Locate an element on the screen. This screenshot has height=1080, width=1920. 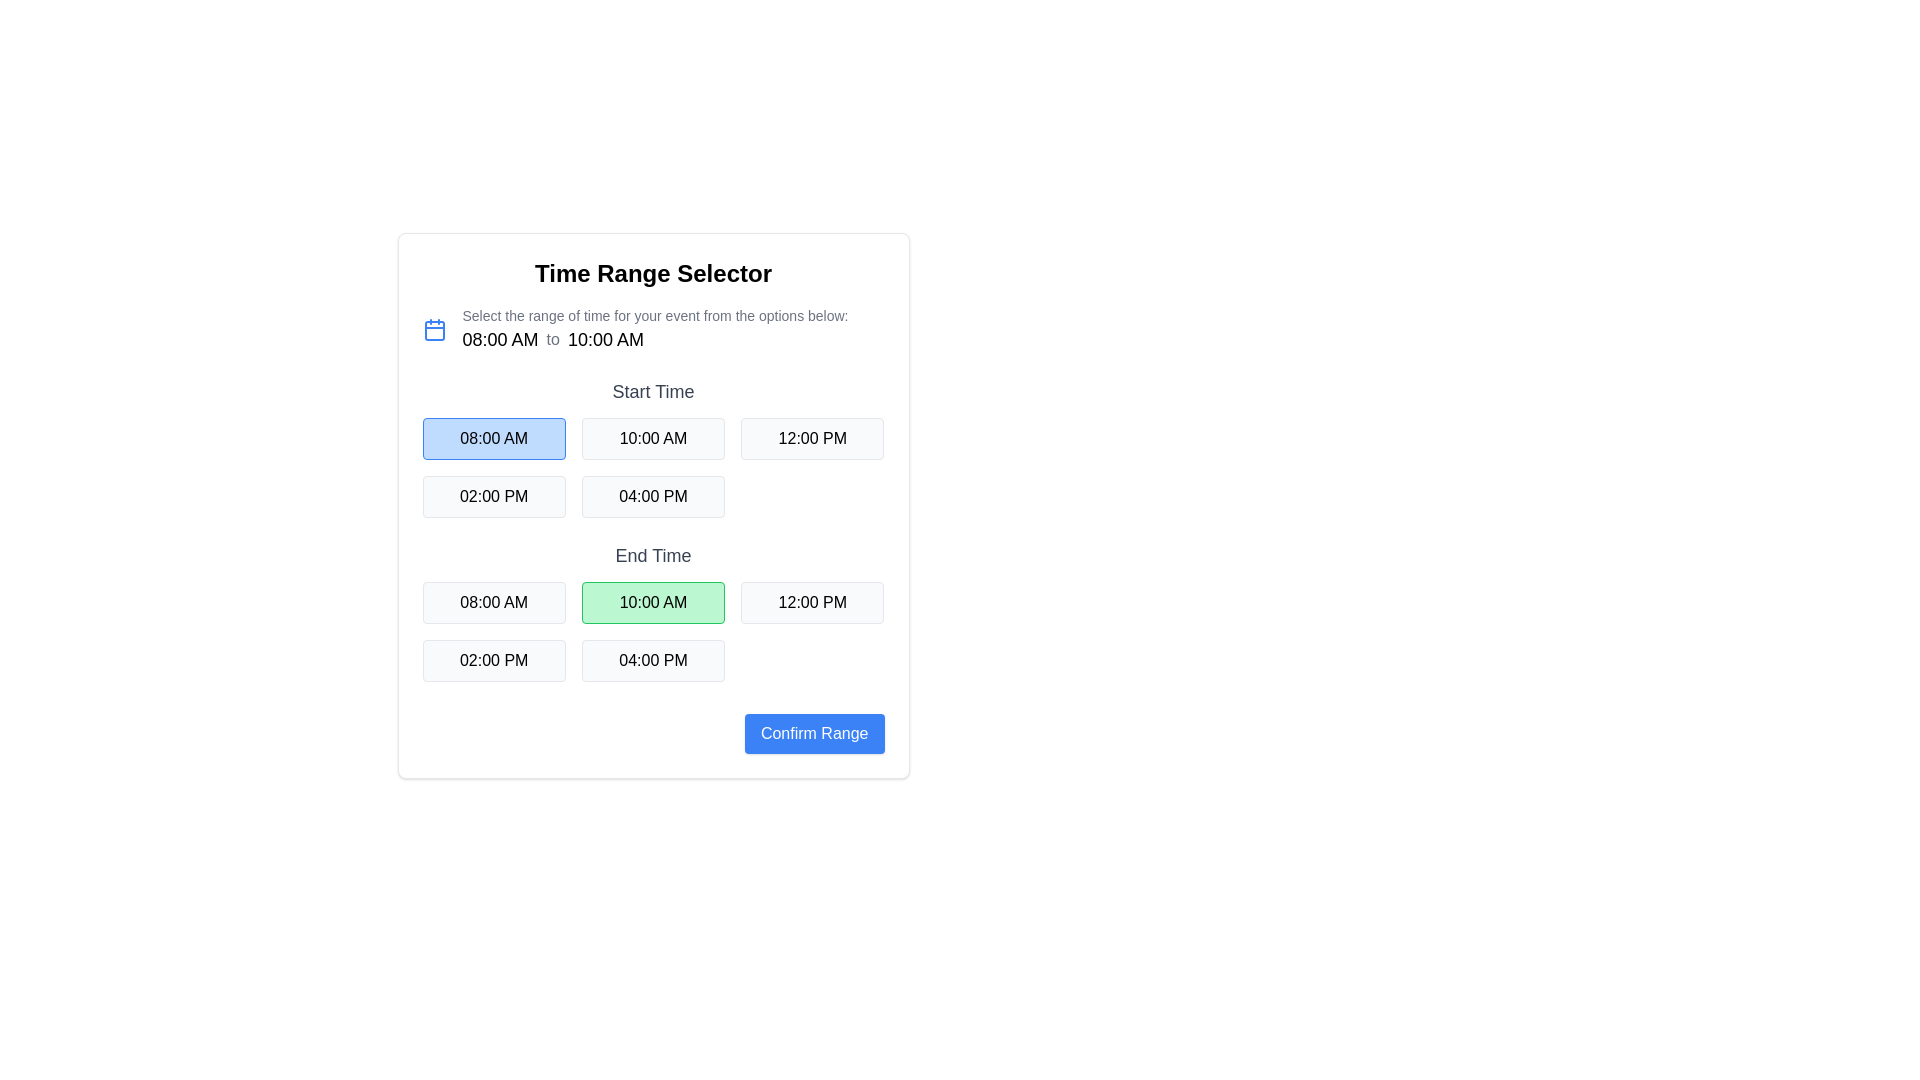
the rectangular 'Confirm Range' button with a blue background located at the bottom-right corner under the 'End Time' section is located at coordinates (814, 733).